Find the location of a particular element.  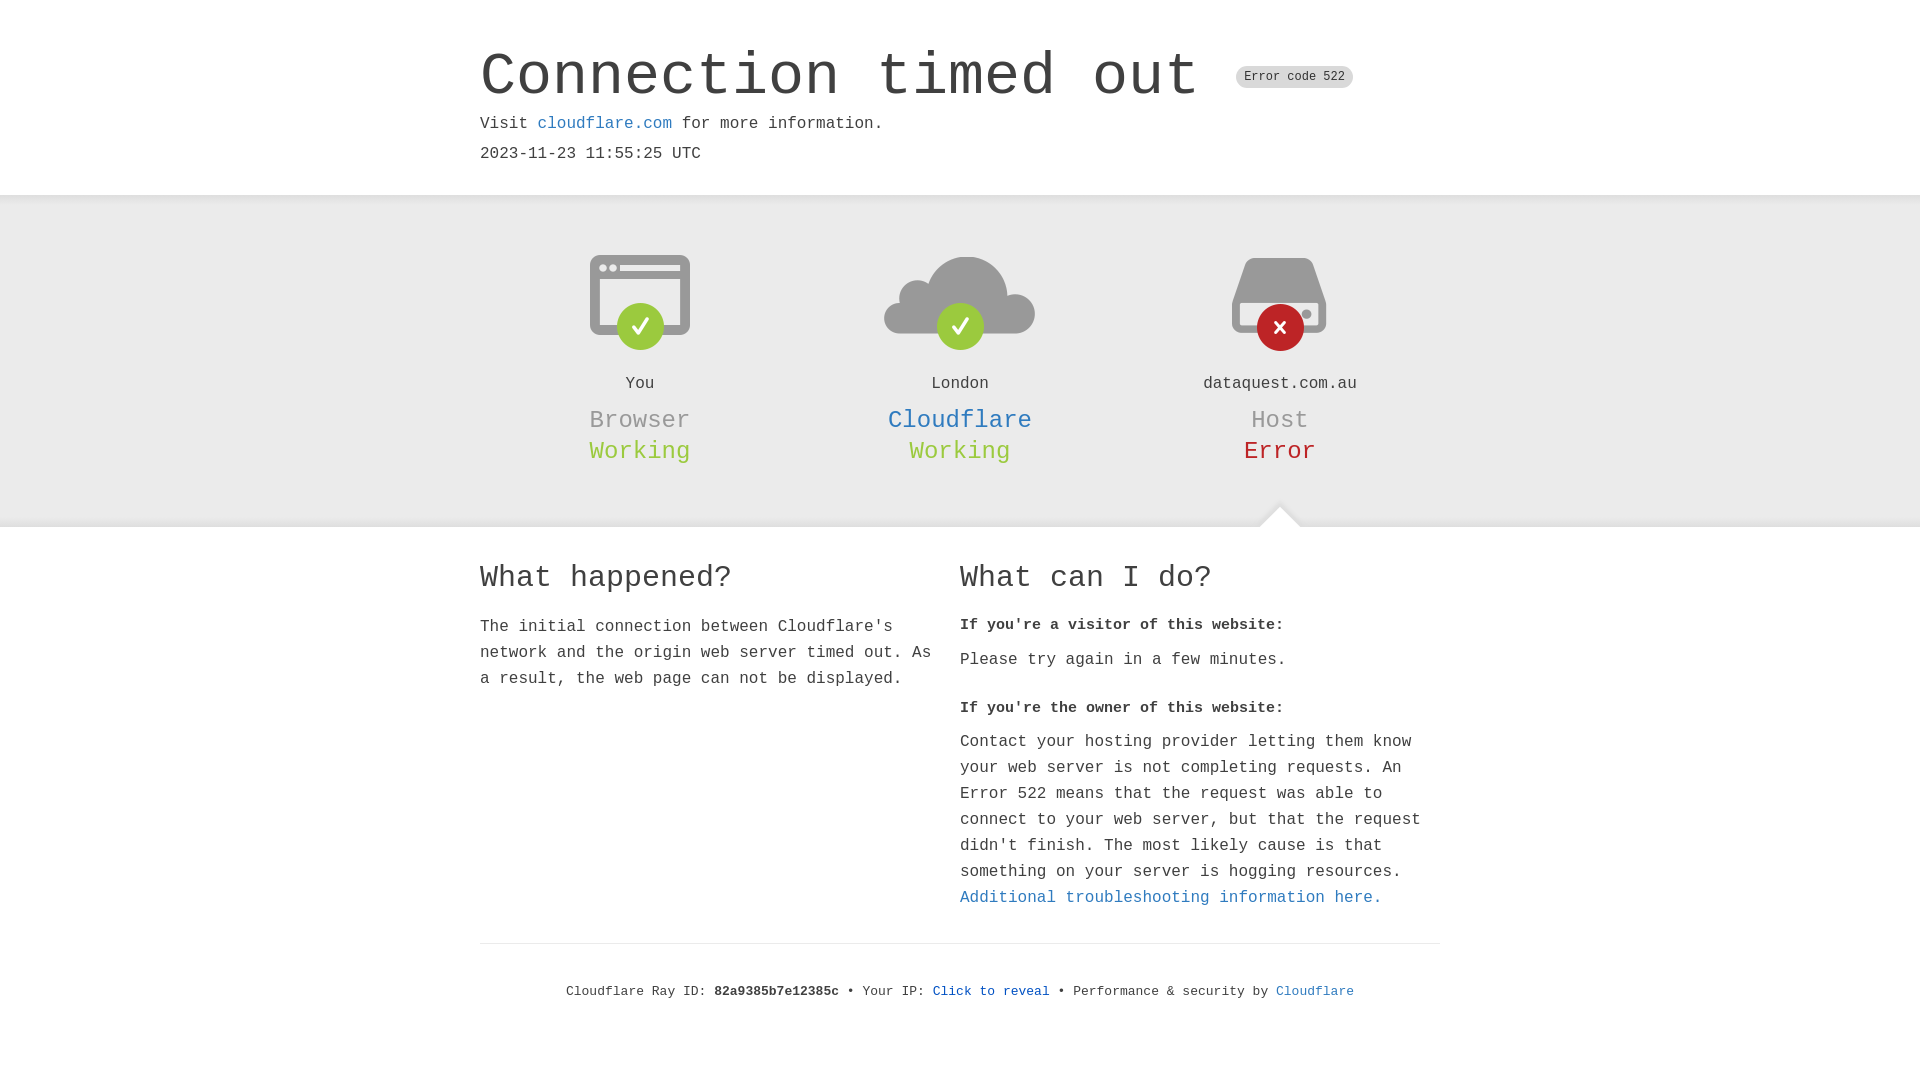

'Cloudflare' is located at coordinates (1315, 991).